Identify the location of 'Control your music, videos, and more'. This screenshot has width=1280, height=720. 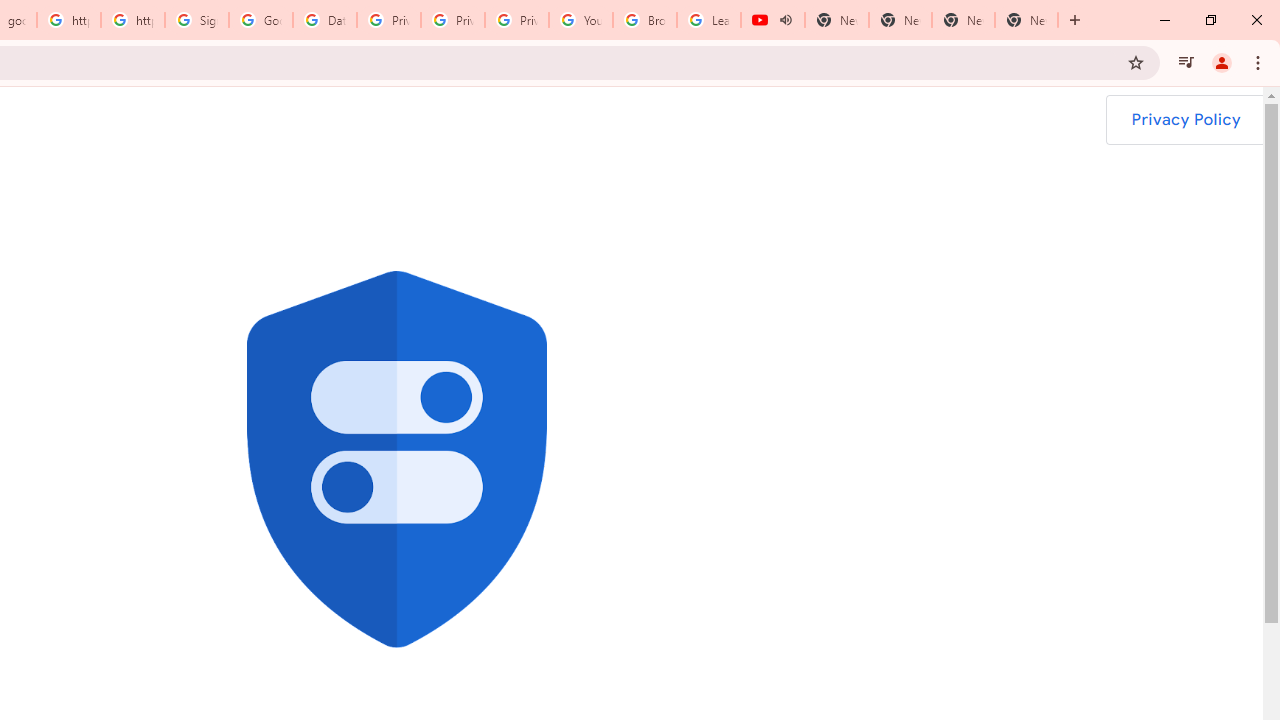
(1185, 61).